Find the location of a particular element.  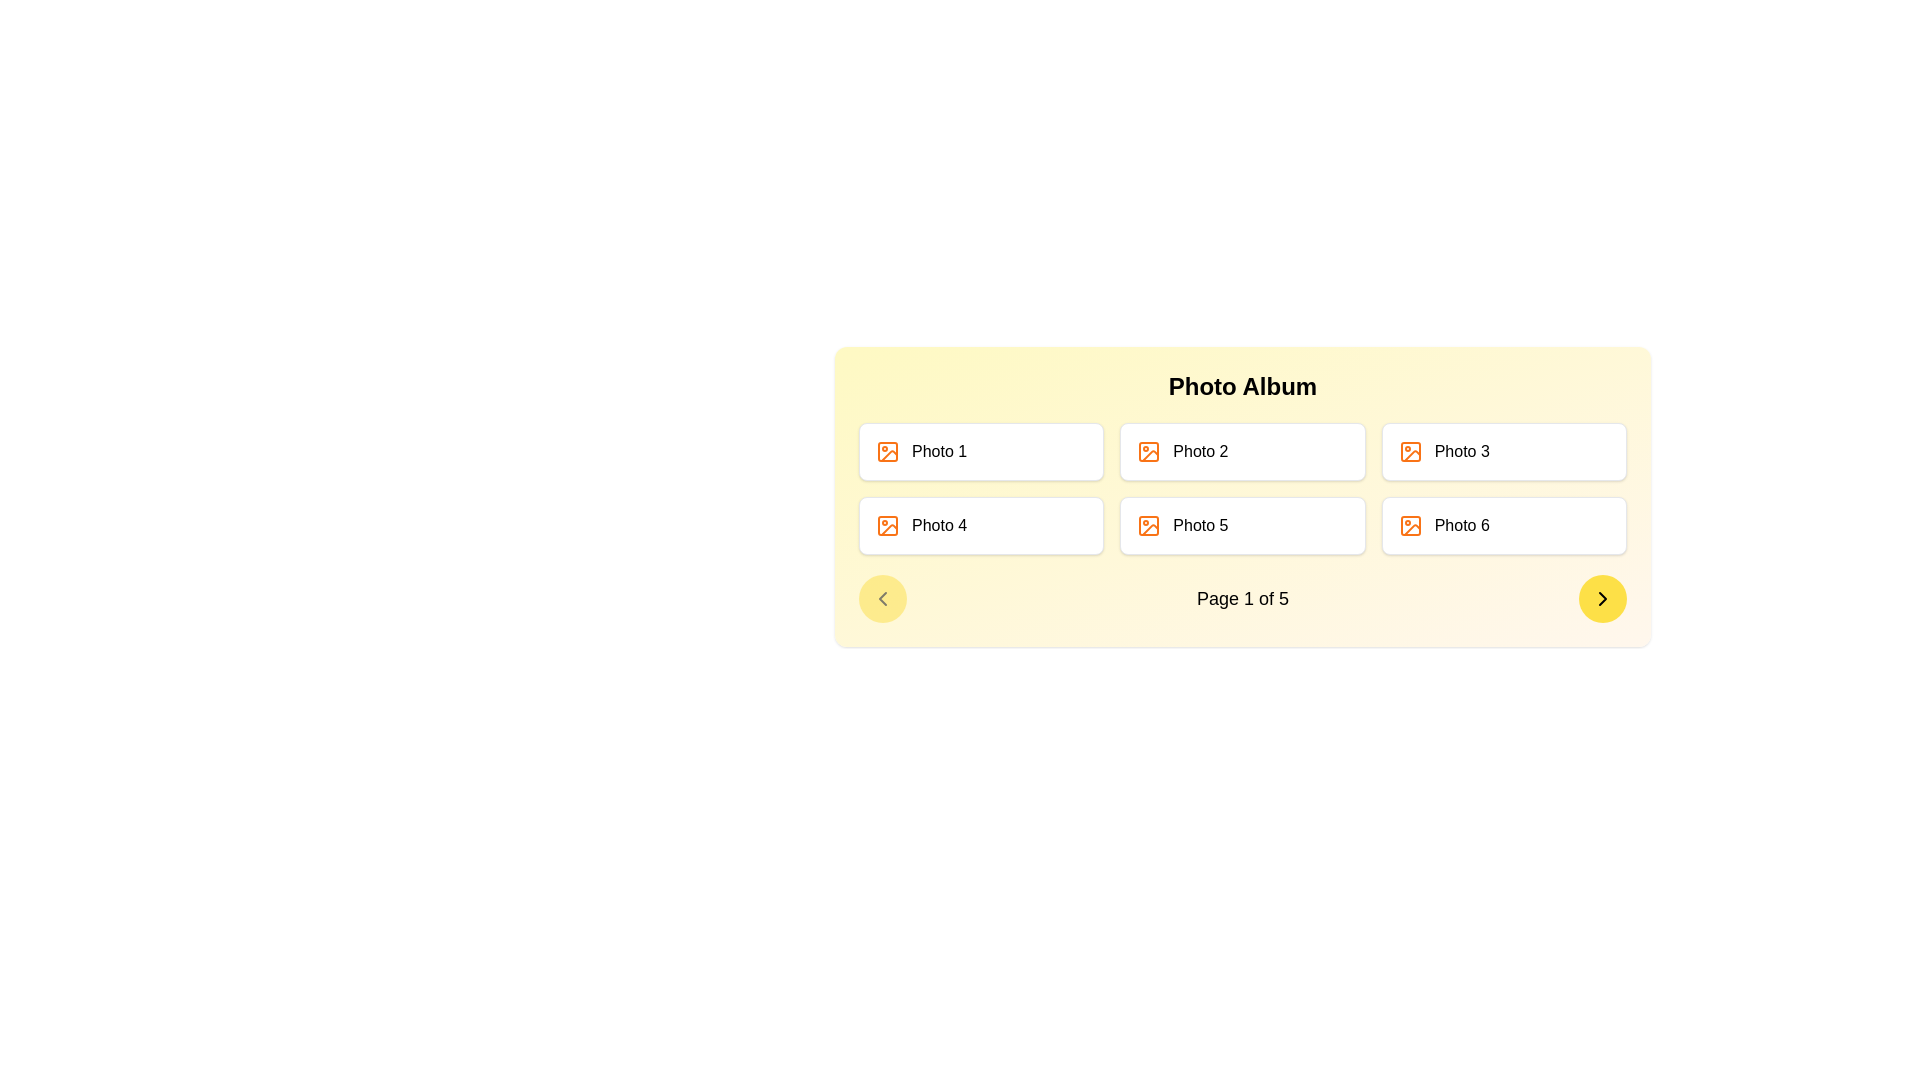

the clickable card representing 'Photo 6' is located at coordinates (1503, 524).